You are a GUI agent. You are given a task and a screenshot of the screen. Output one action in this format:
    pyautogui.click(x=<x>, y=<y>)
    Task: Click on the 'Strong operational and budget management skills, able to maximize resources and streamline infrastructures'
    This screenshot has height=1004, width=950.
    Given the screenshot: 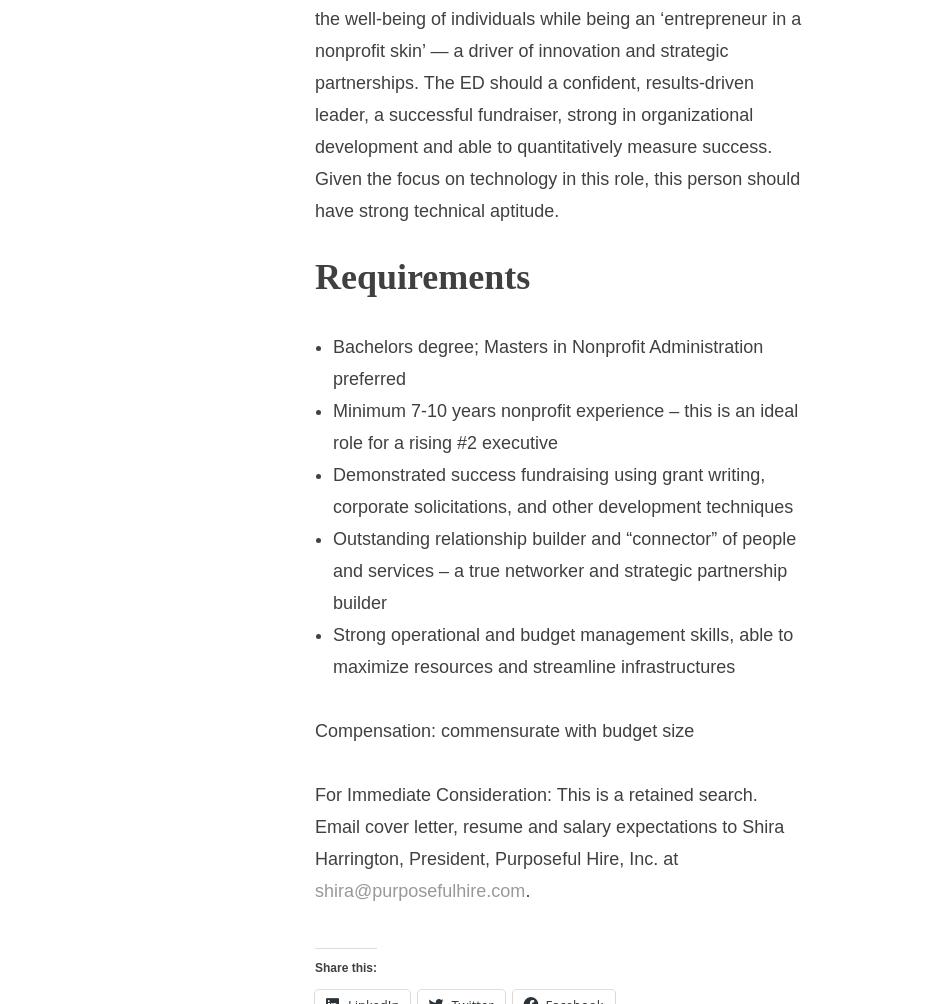 What is the action you would take?
    pyautogui.click(x=562, y=649)
    